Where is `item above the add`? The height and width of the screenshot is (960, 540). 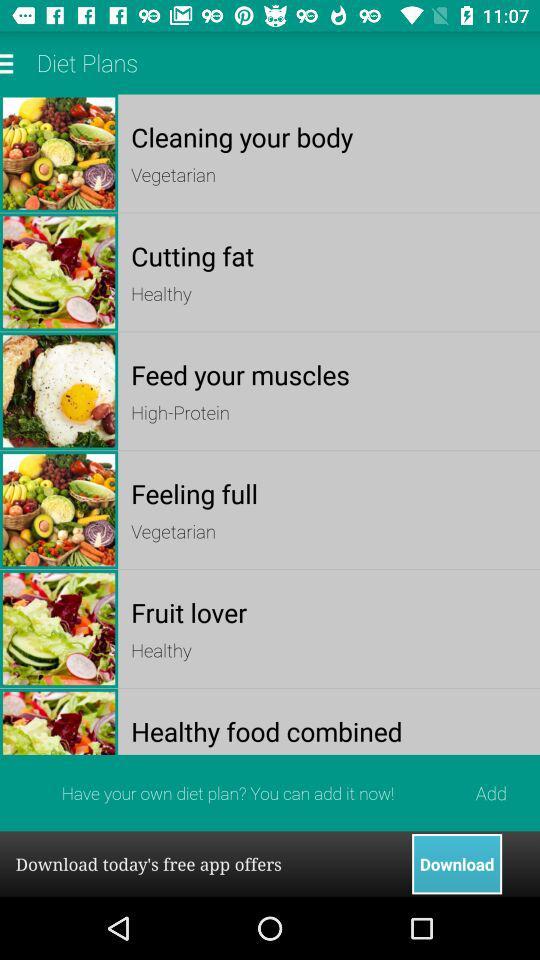 item above the add is located at coordinates (329, 730).